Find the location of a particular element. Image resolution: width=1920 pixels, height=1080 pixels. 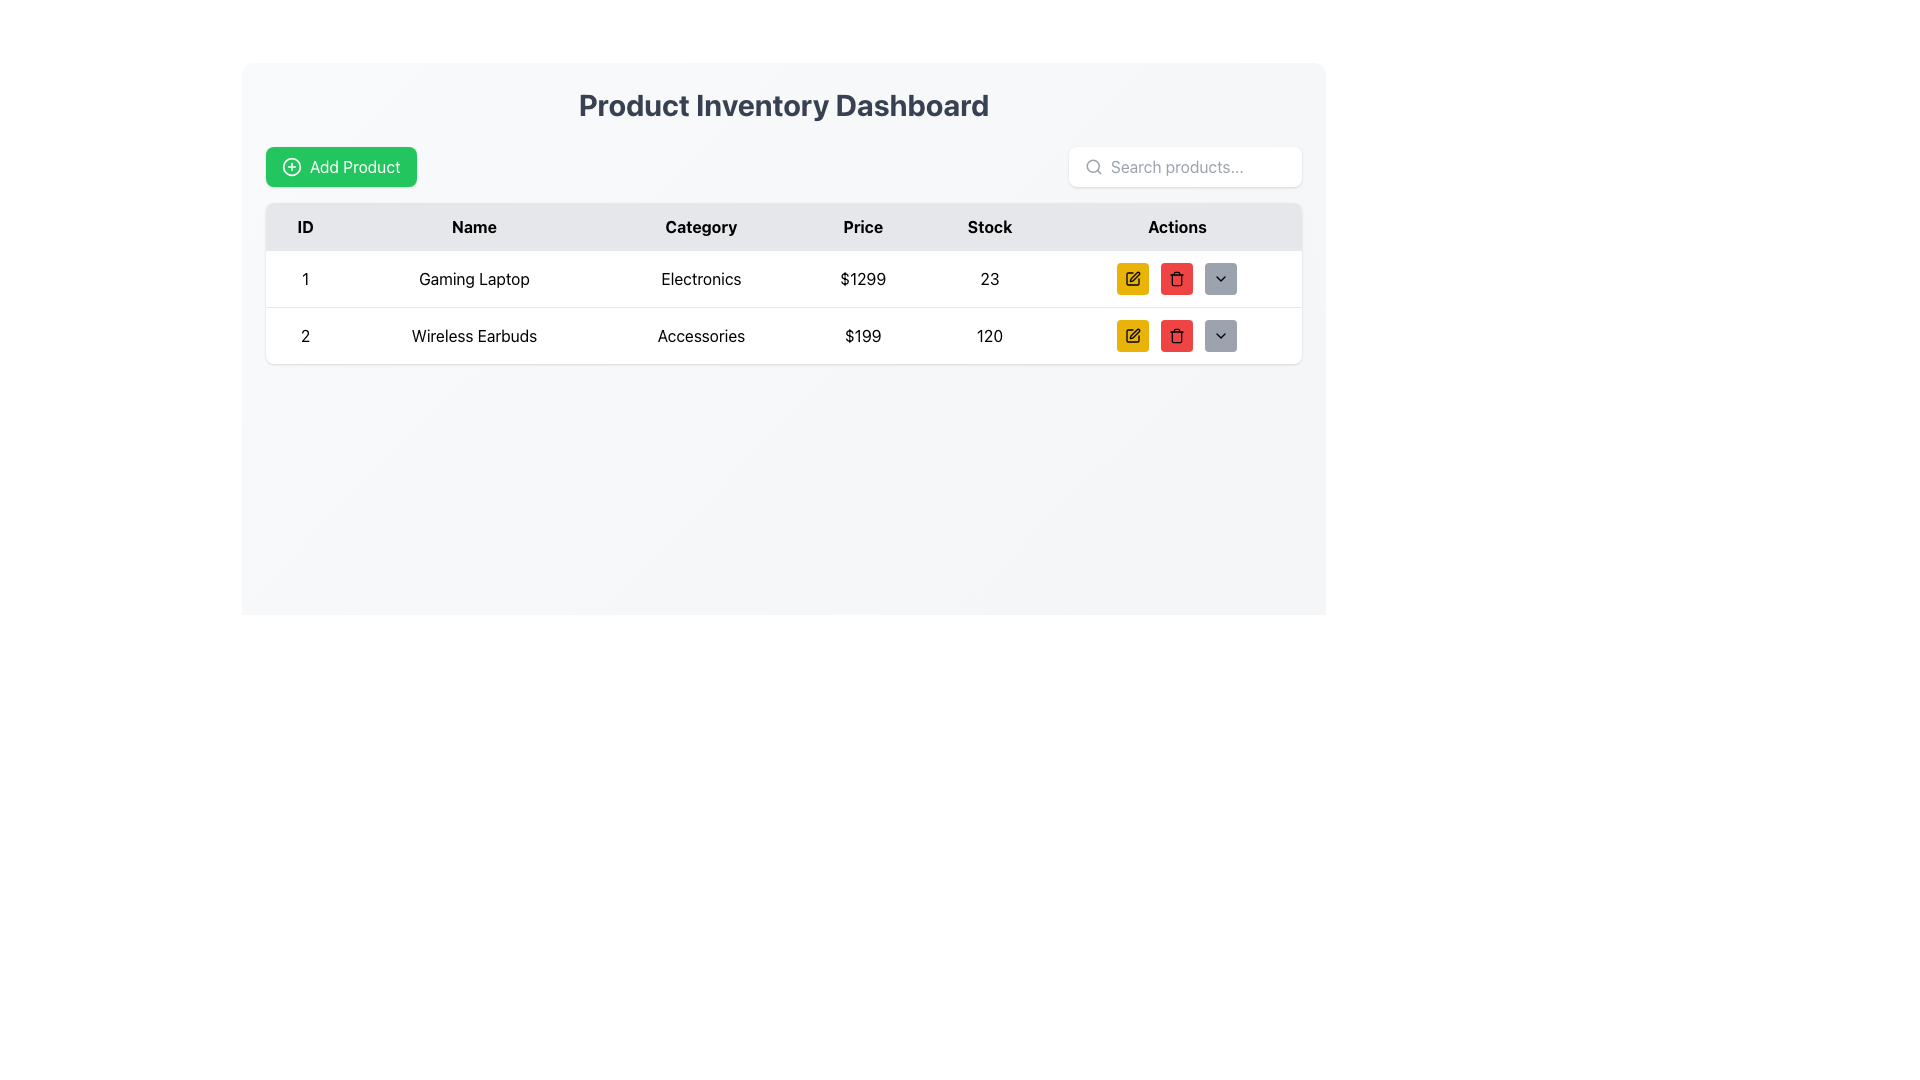

the descriptive text label for the product in the inventory list located in the first row under the 'Name' column, centered between '1' and 'Electronics' is located at coordinates (473, 279).